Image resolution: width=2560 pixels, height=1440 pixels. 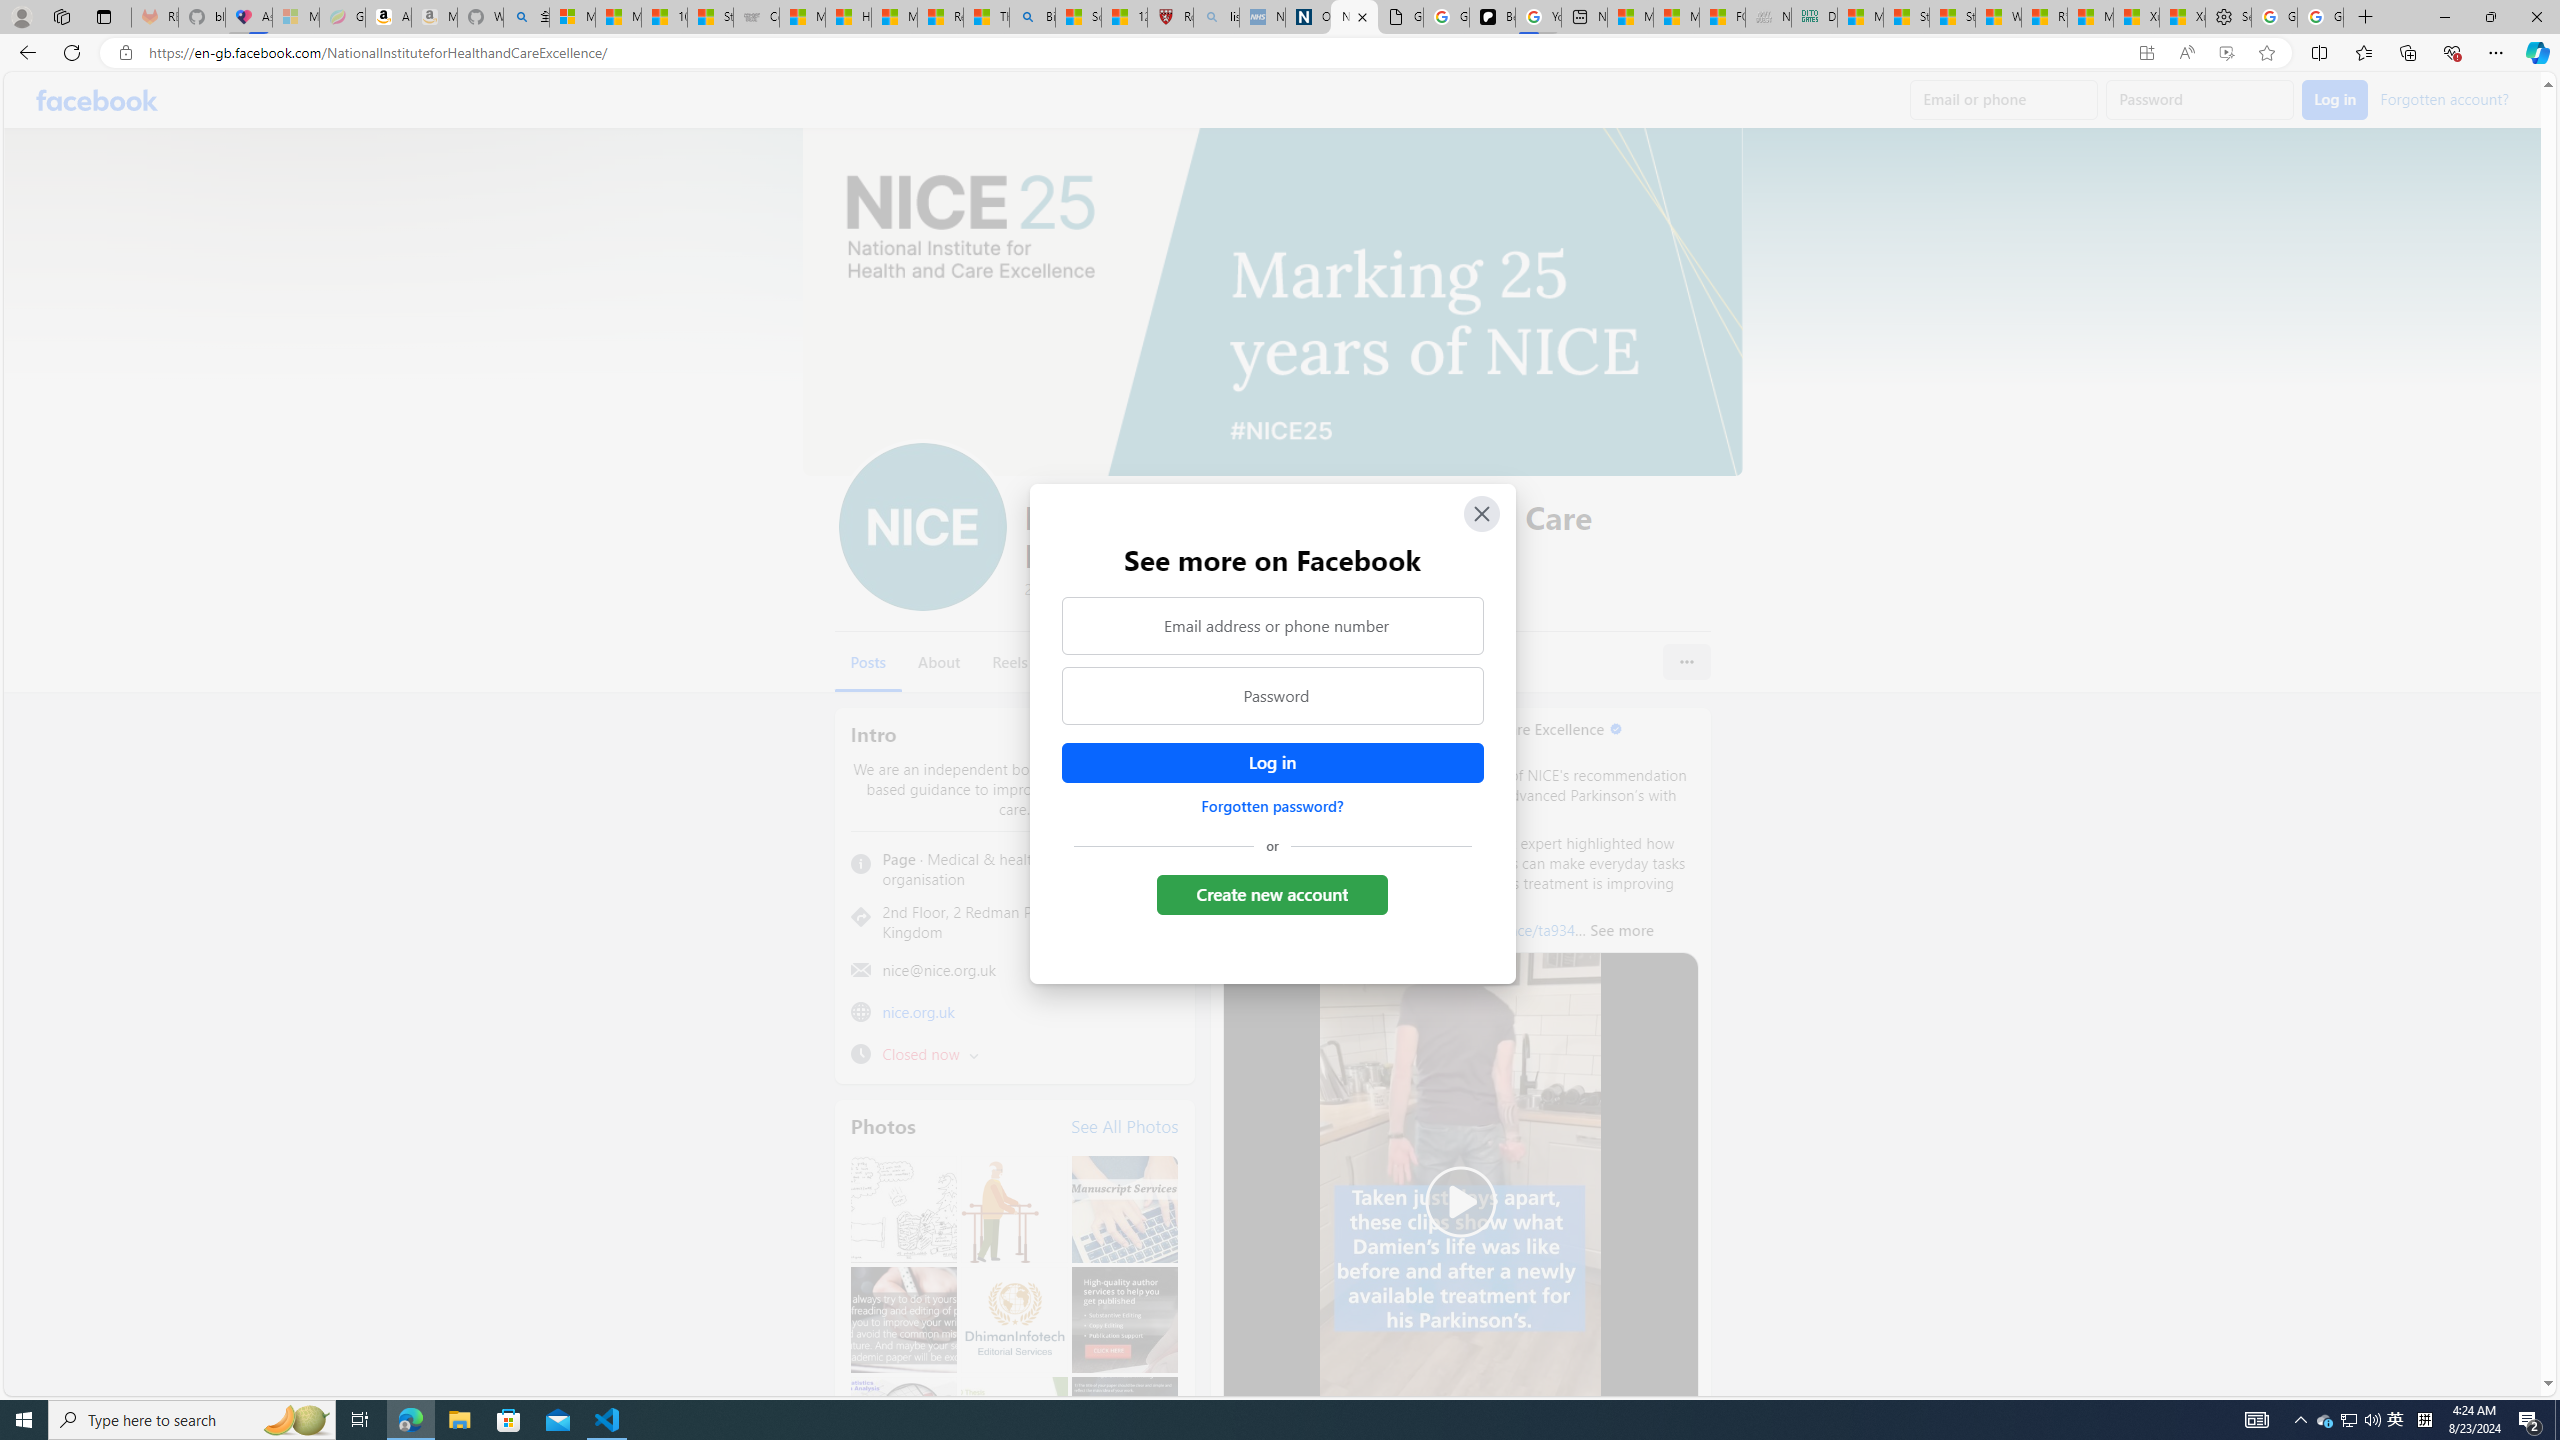 What do you see at coordinates (1271, 624) in the screenshot?
I see `'Email address or phone number'` at bounding box center [1271, 624].